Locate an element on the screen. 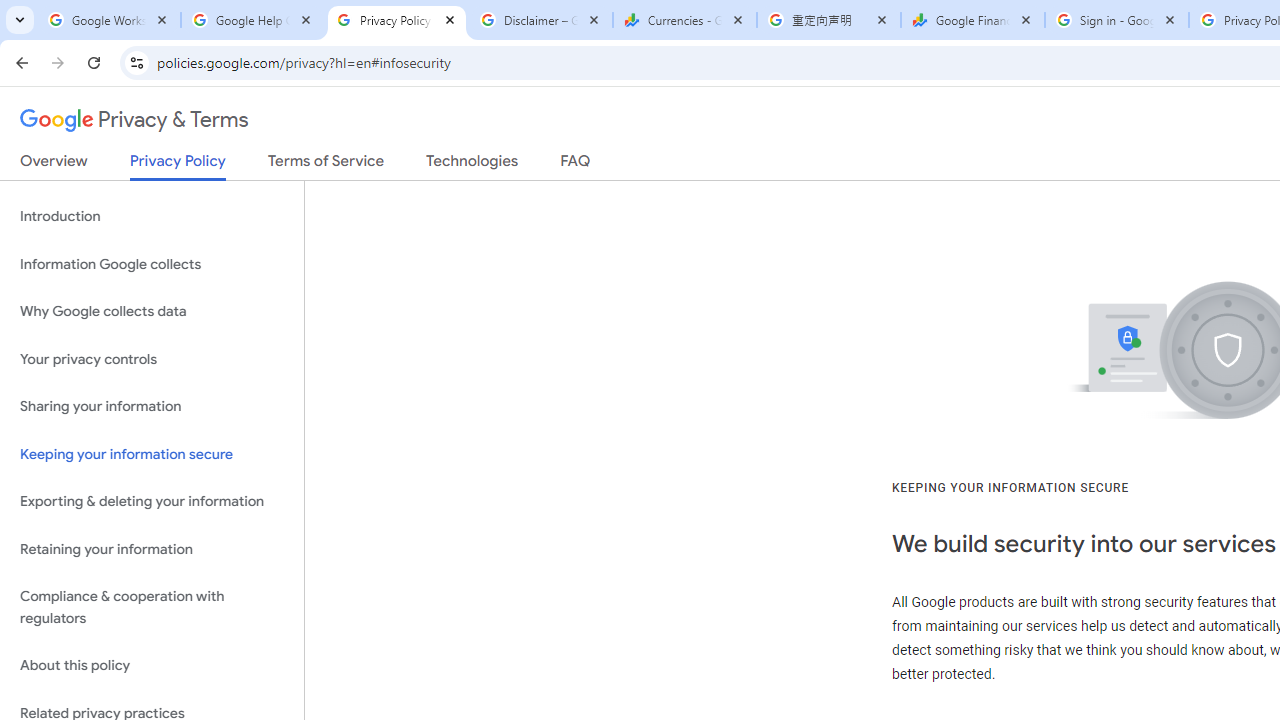  'Information Google collects' is located at coordinates (151, 263).